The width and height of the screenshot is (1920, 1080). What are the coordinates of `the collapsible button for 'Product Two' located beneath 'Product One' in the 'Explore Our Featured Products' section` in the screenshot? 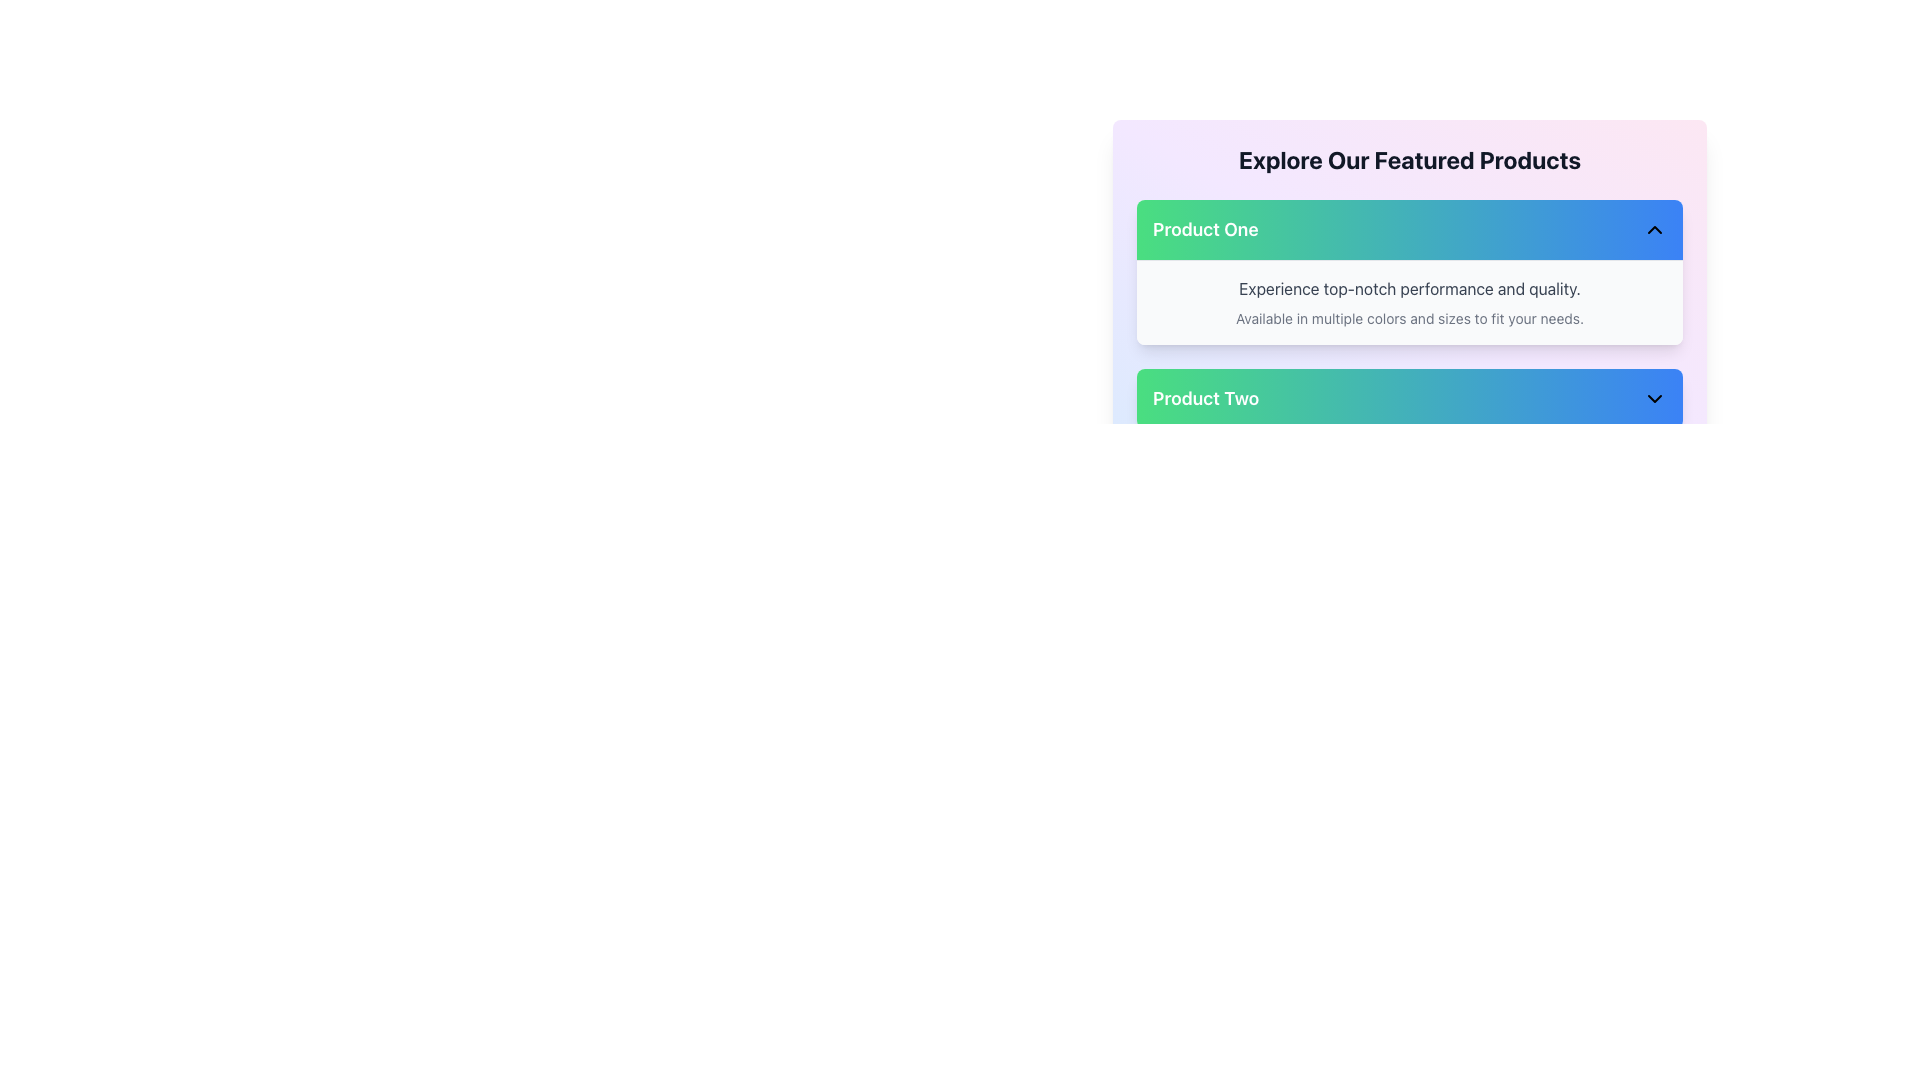 It's located at (1409, 398).